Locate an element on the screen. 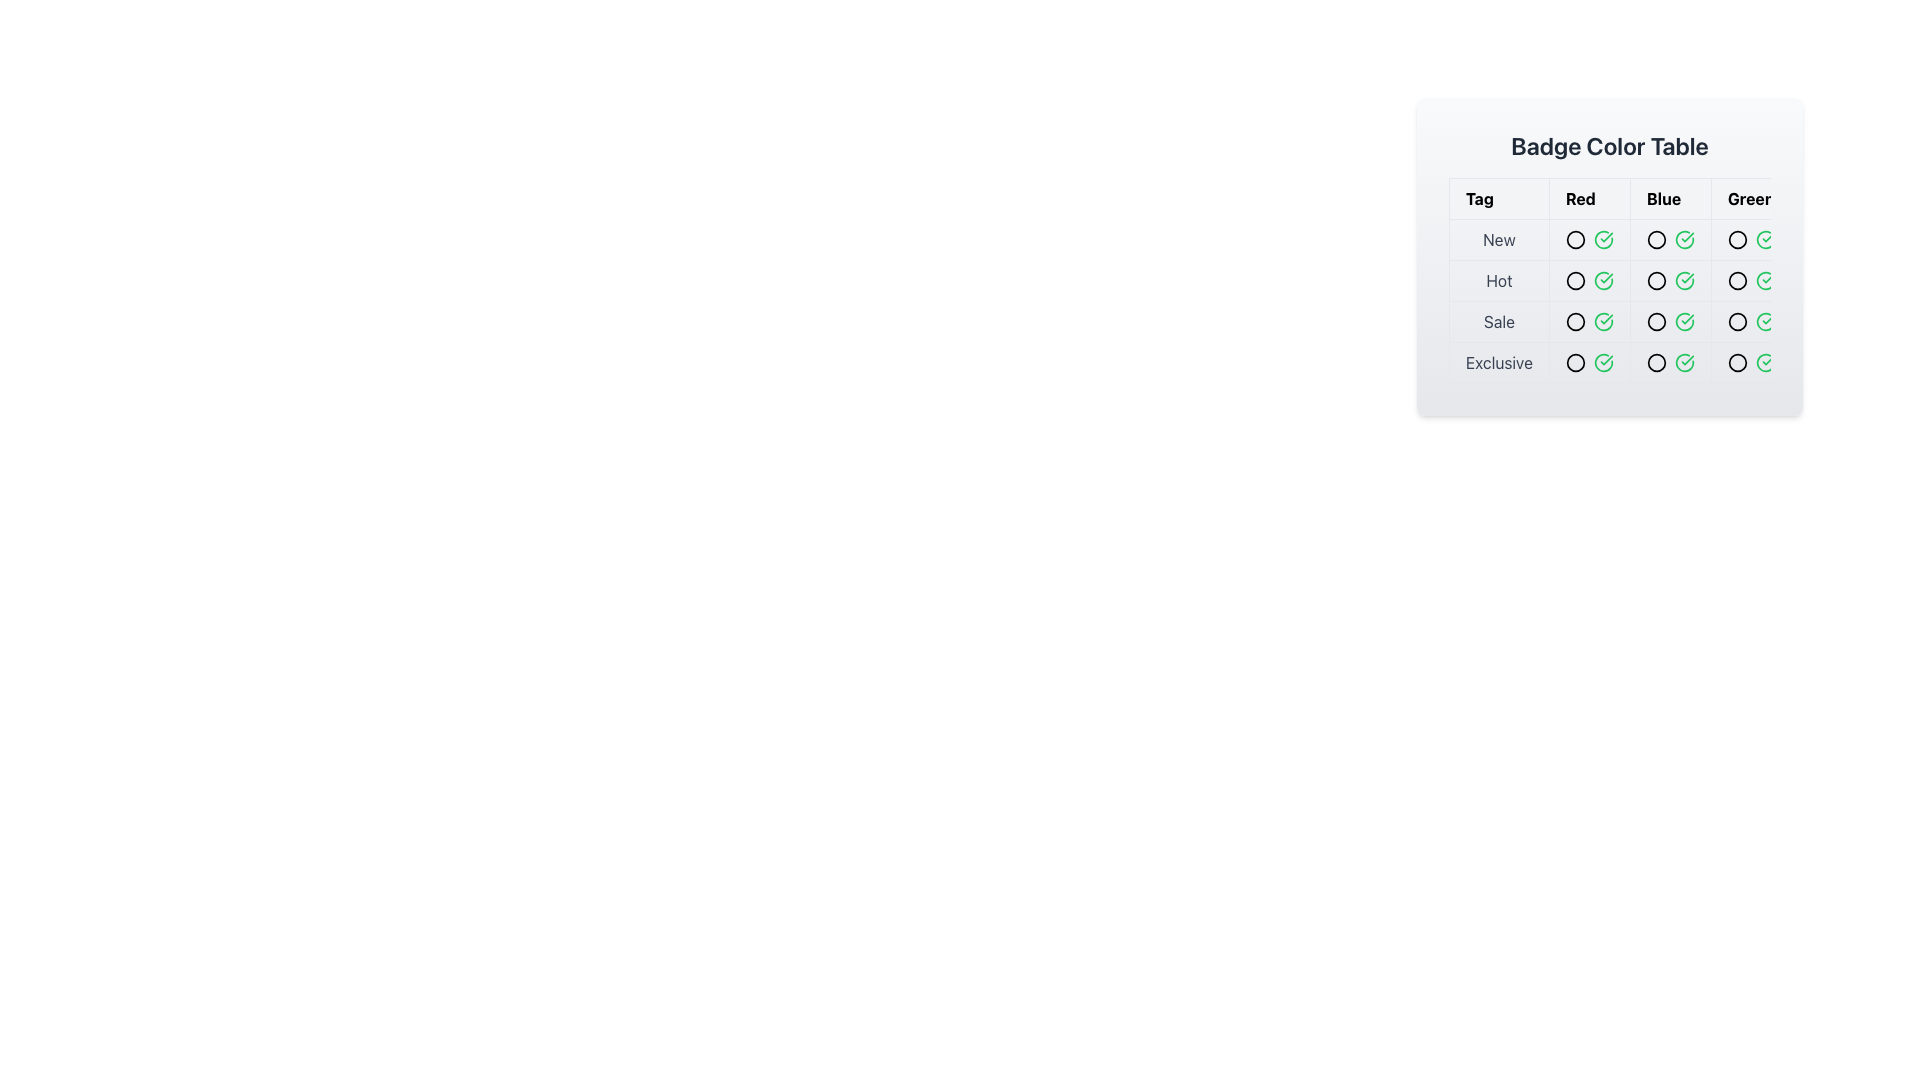 The height and width of the screenshot is (1080, 1920). the green circular check icon segment located in the 'Sale' row and 'Green' column of the 'Badge Color Table' section is located at coordinates (1603, 320).